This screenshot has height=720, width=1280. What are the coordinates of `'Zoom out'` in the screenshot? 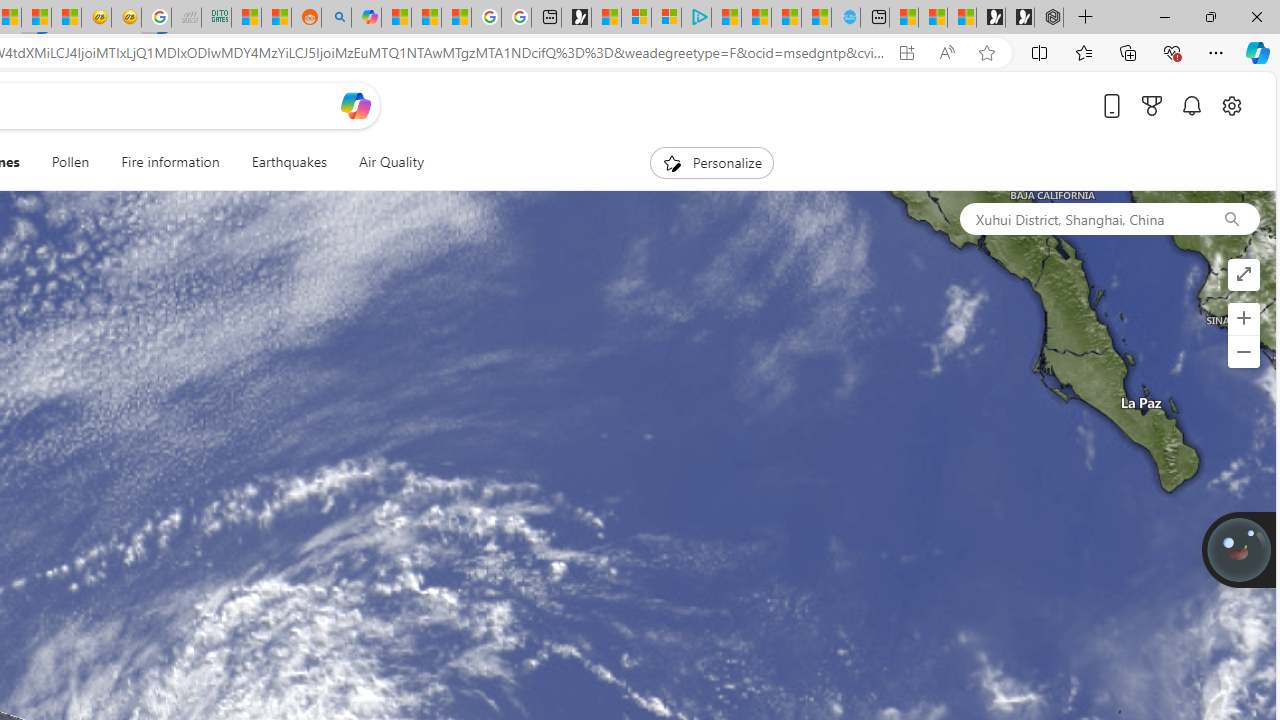 It's located at (1242, 351).